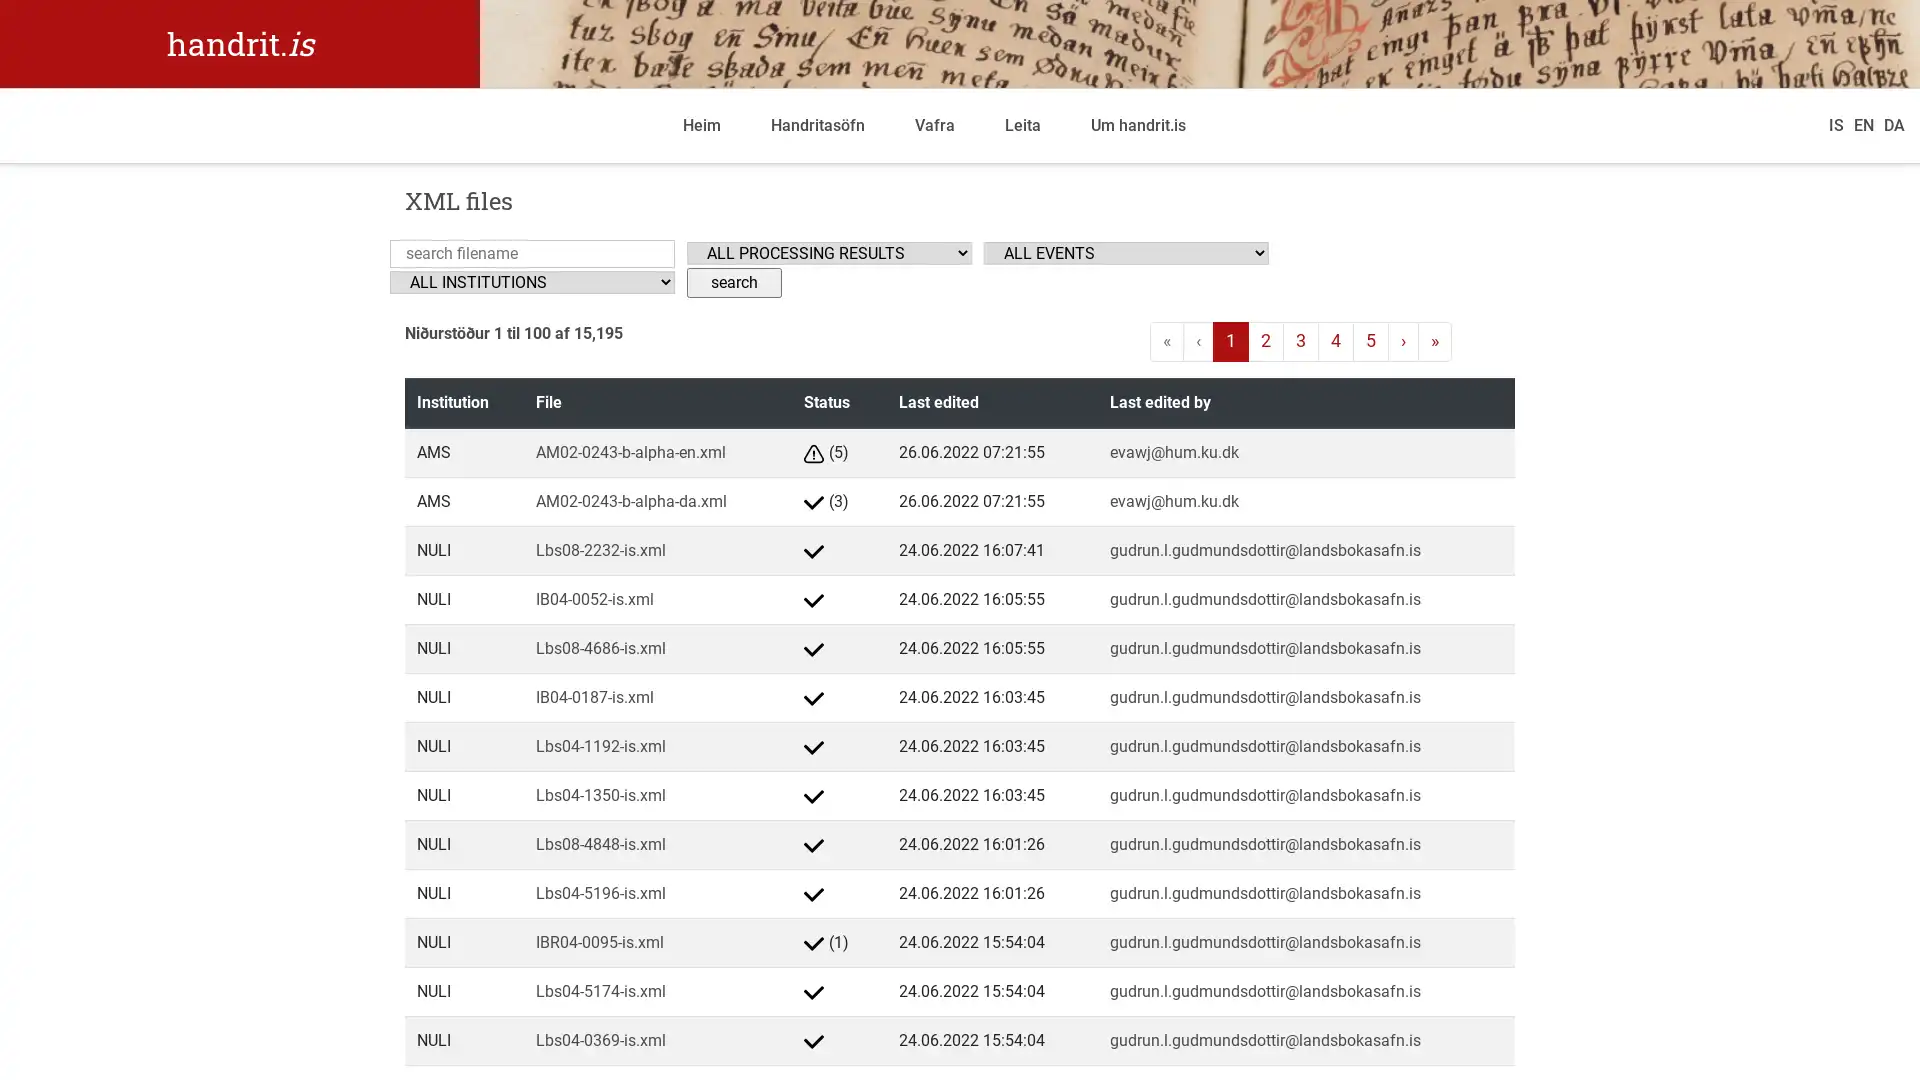 This screenshot has width=1920, height=1080. What do you see at coordinates (733, 281) in the screenshot?
I see `search` at bounding box center [733, 281].